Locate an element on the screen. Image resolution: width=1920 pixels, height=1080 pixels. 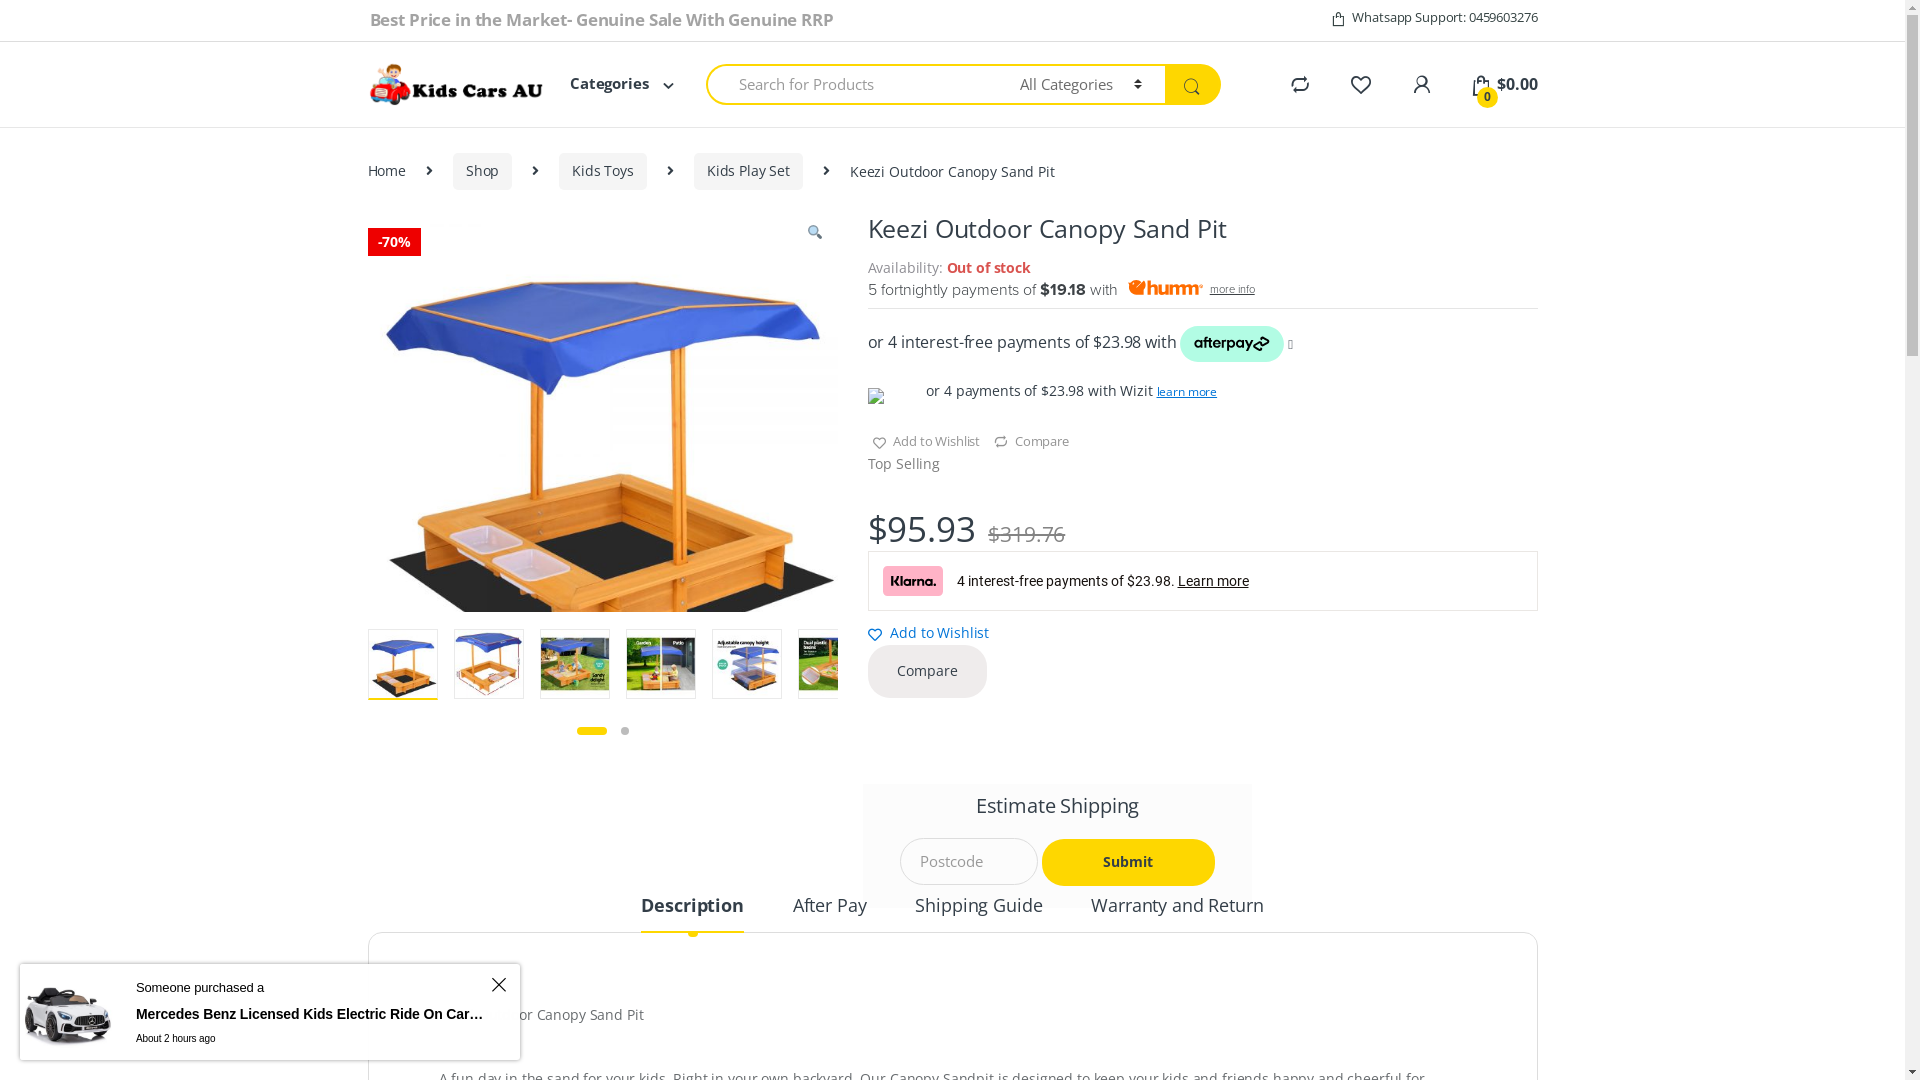
'Add to Wishlist' is located at coordinates (925, 439).